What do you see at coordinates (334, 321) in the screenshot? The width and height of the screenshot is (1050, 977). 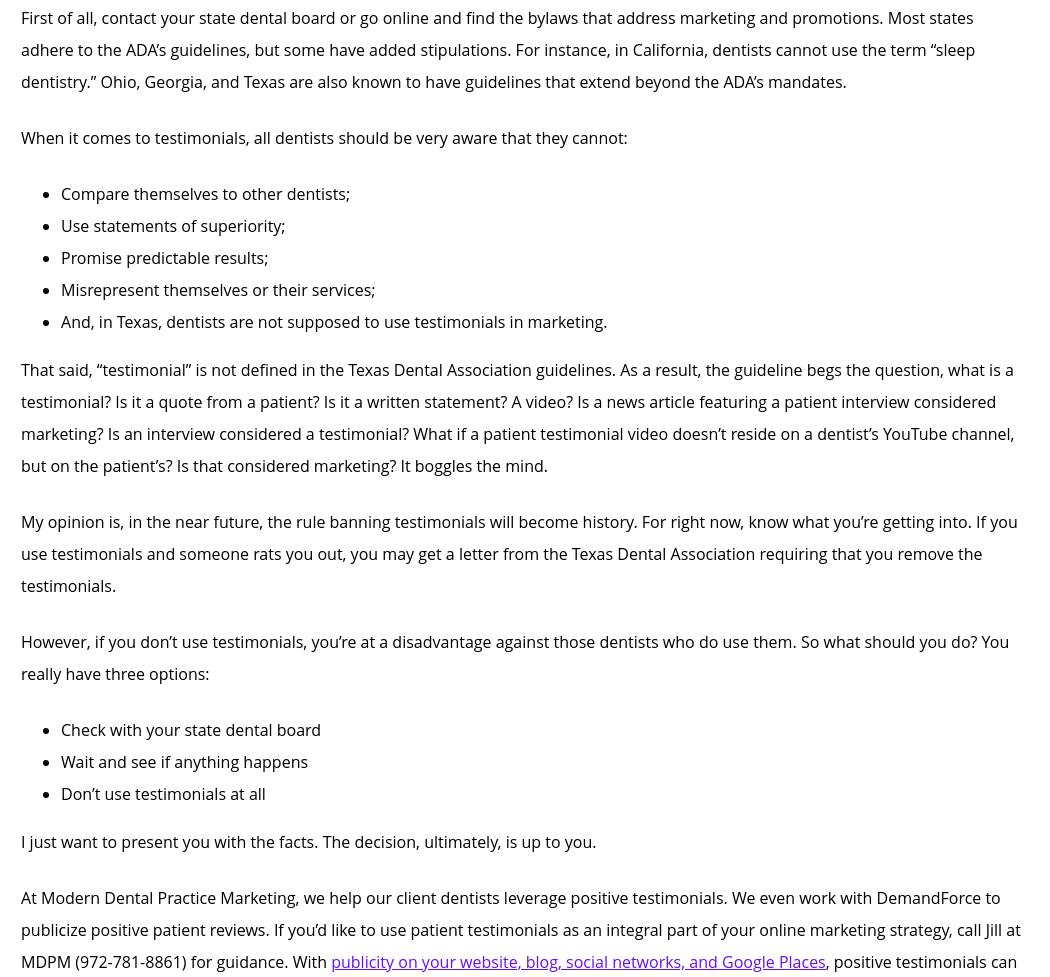 I see `'And, in Texas, dentists are not supposed to use testimonials in marketing.'` at bounding box center [334, 321].